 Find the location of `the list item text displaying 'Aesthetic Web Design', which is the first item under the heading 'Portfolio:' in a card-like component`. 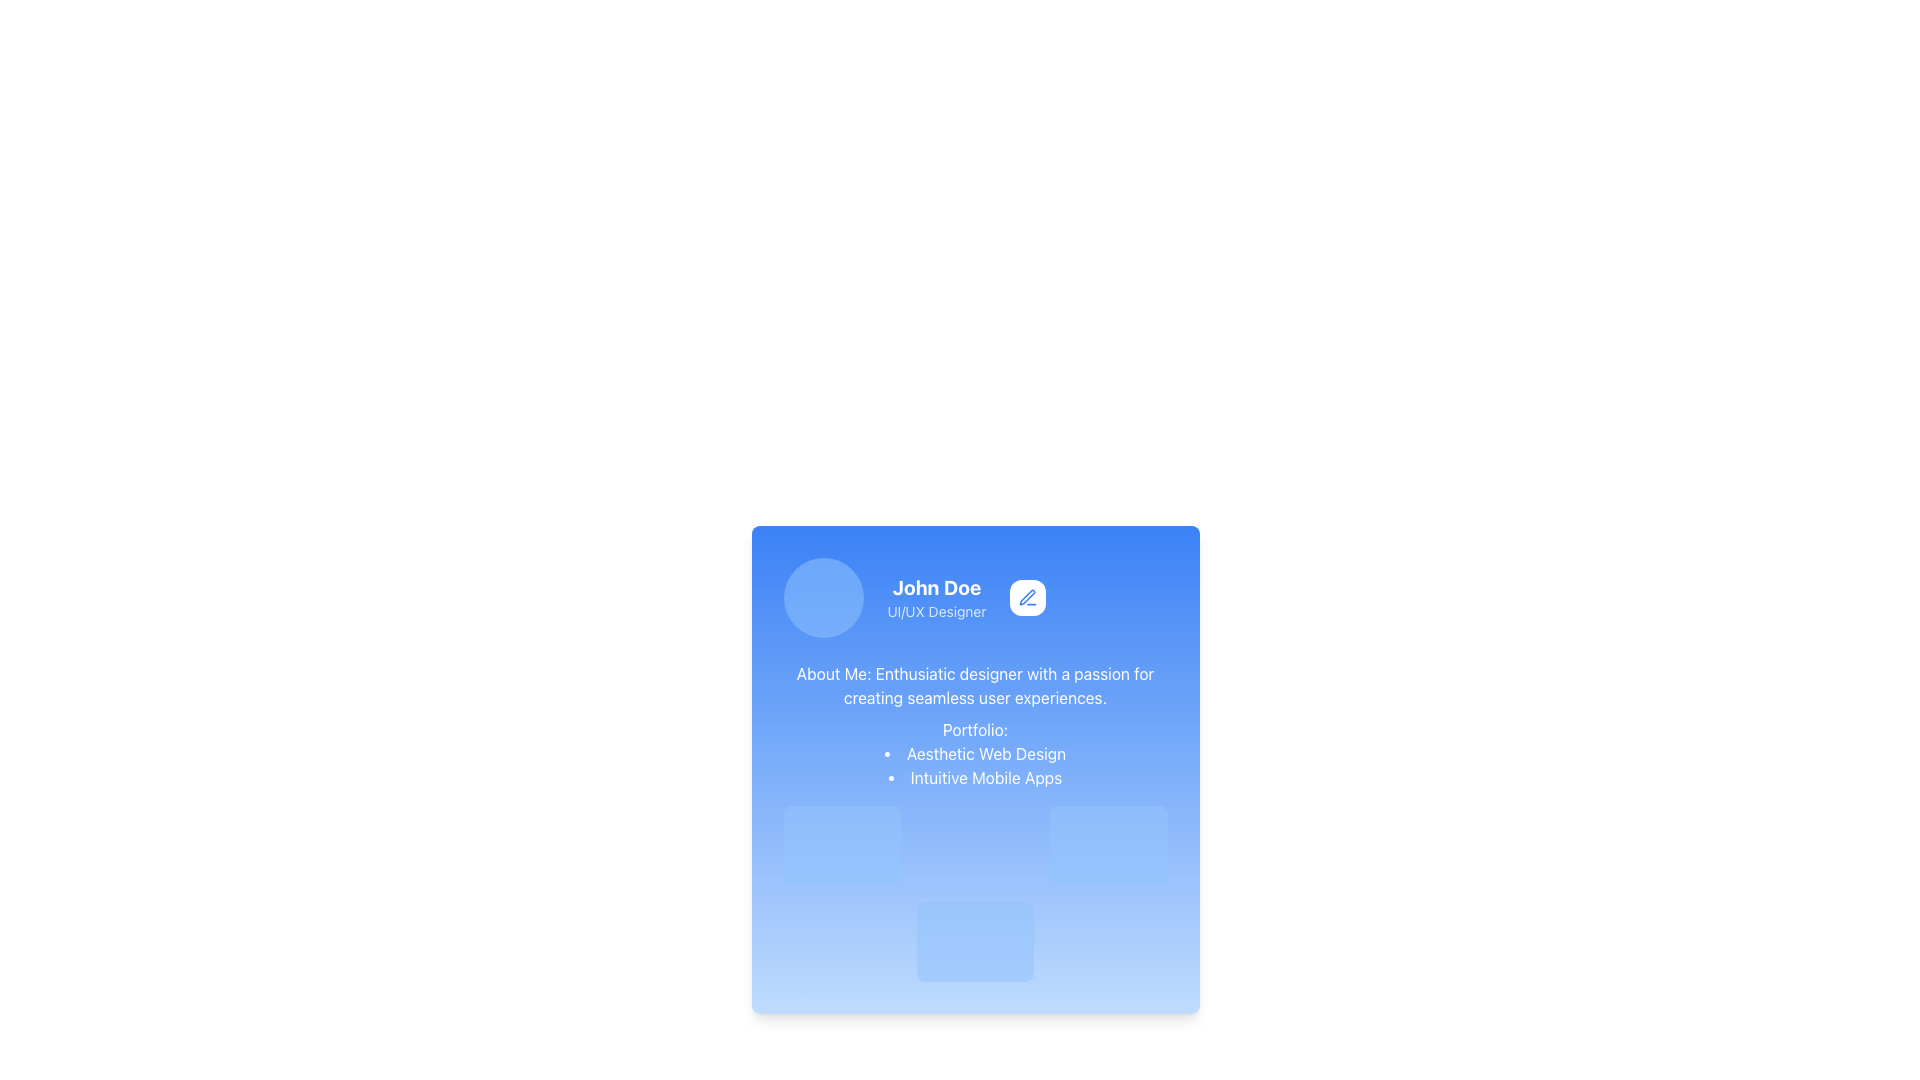

the list item text displaying 'Aesthetic Web Design', which is the first item under the heading 'Portfolio:' in a card-like component is located at coordinates (975, 753).